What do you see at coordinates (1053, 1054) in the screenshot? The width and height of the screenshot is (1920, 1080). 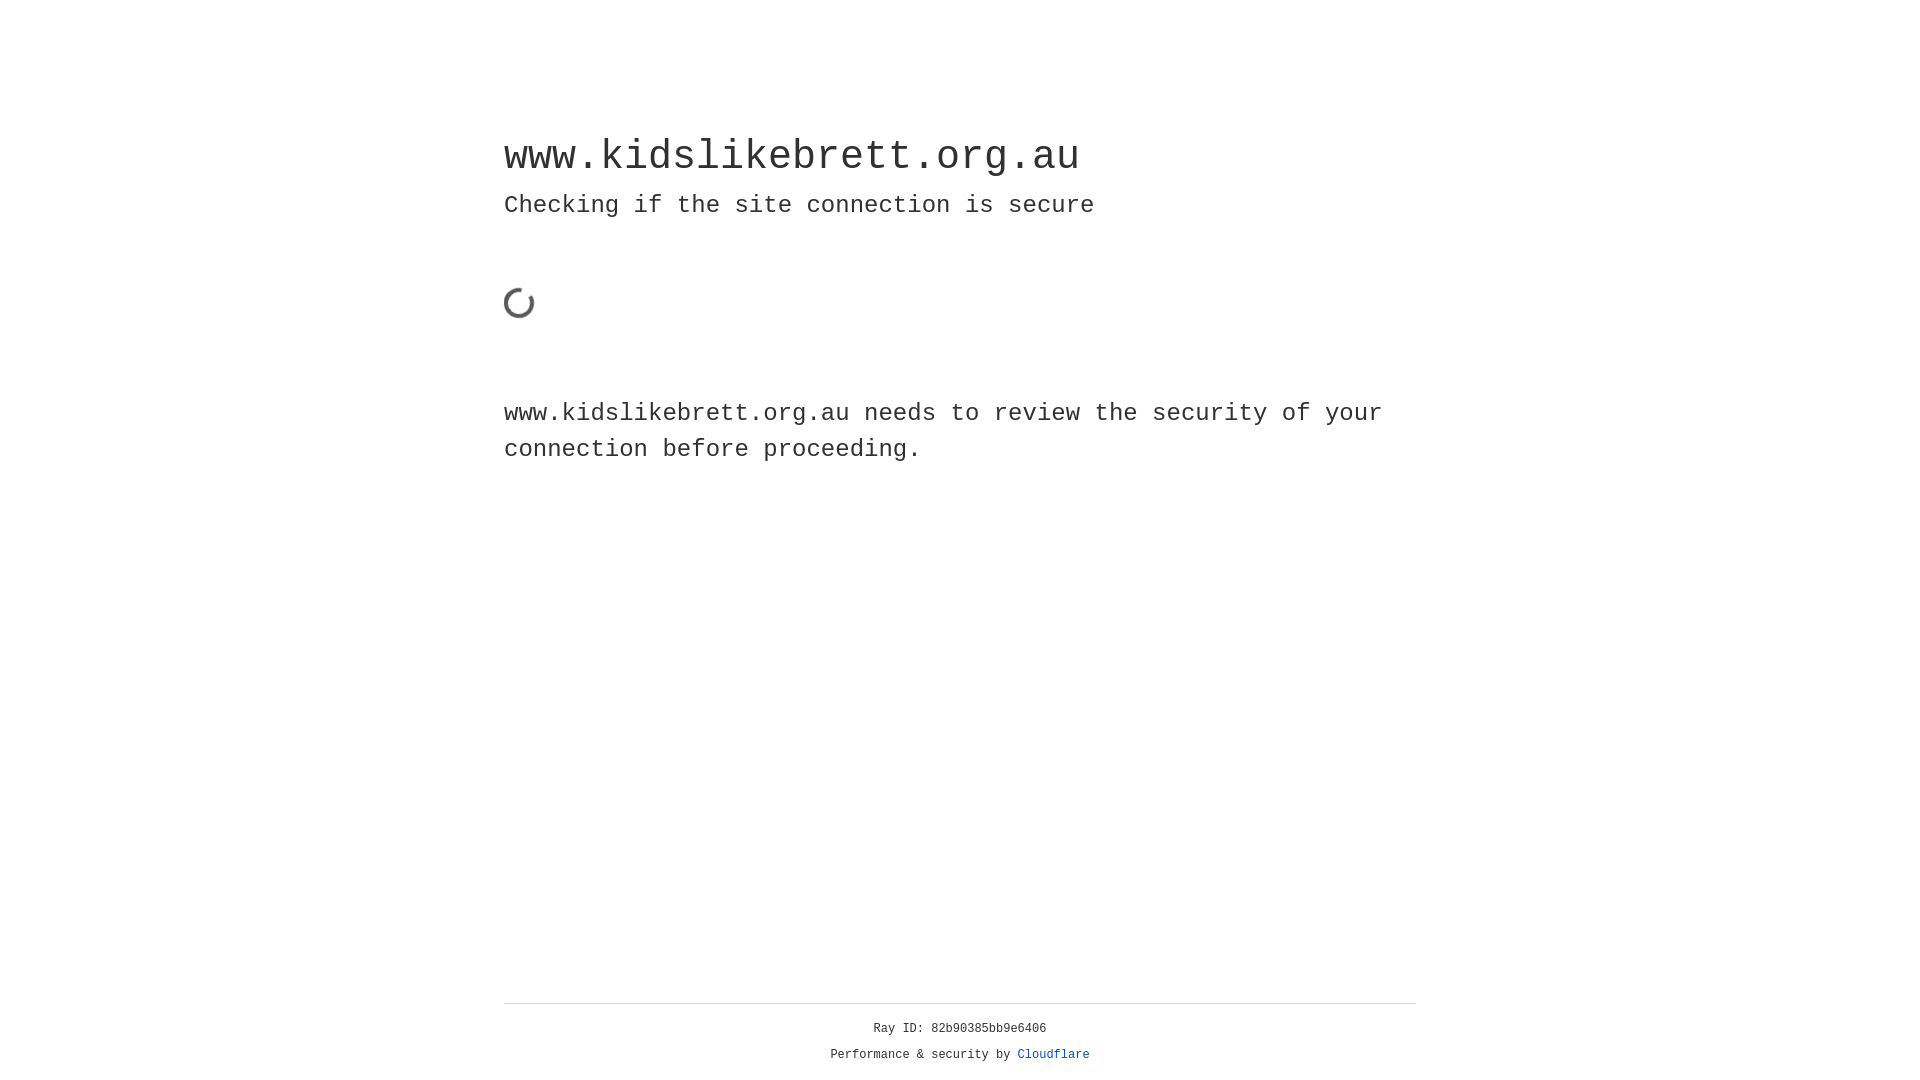 I see `'Cloudflare'` at bounding box center [1053, 1054].